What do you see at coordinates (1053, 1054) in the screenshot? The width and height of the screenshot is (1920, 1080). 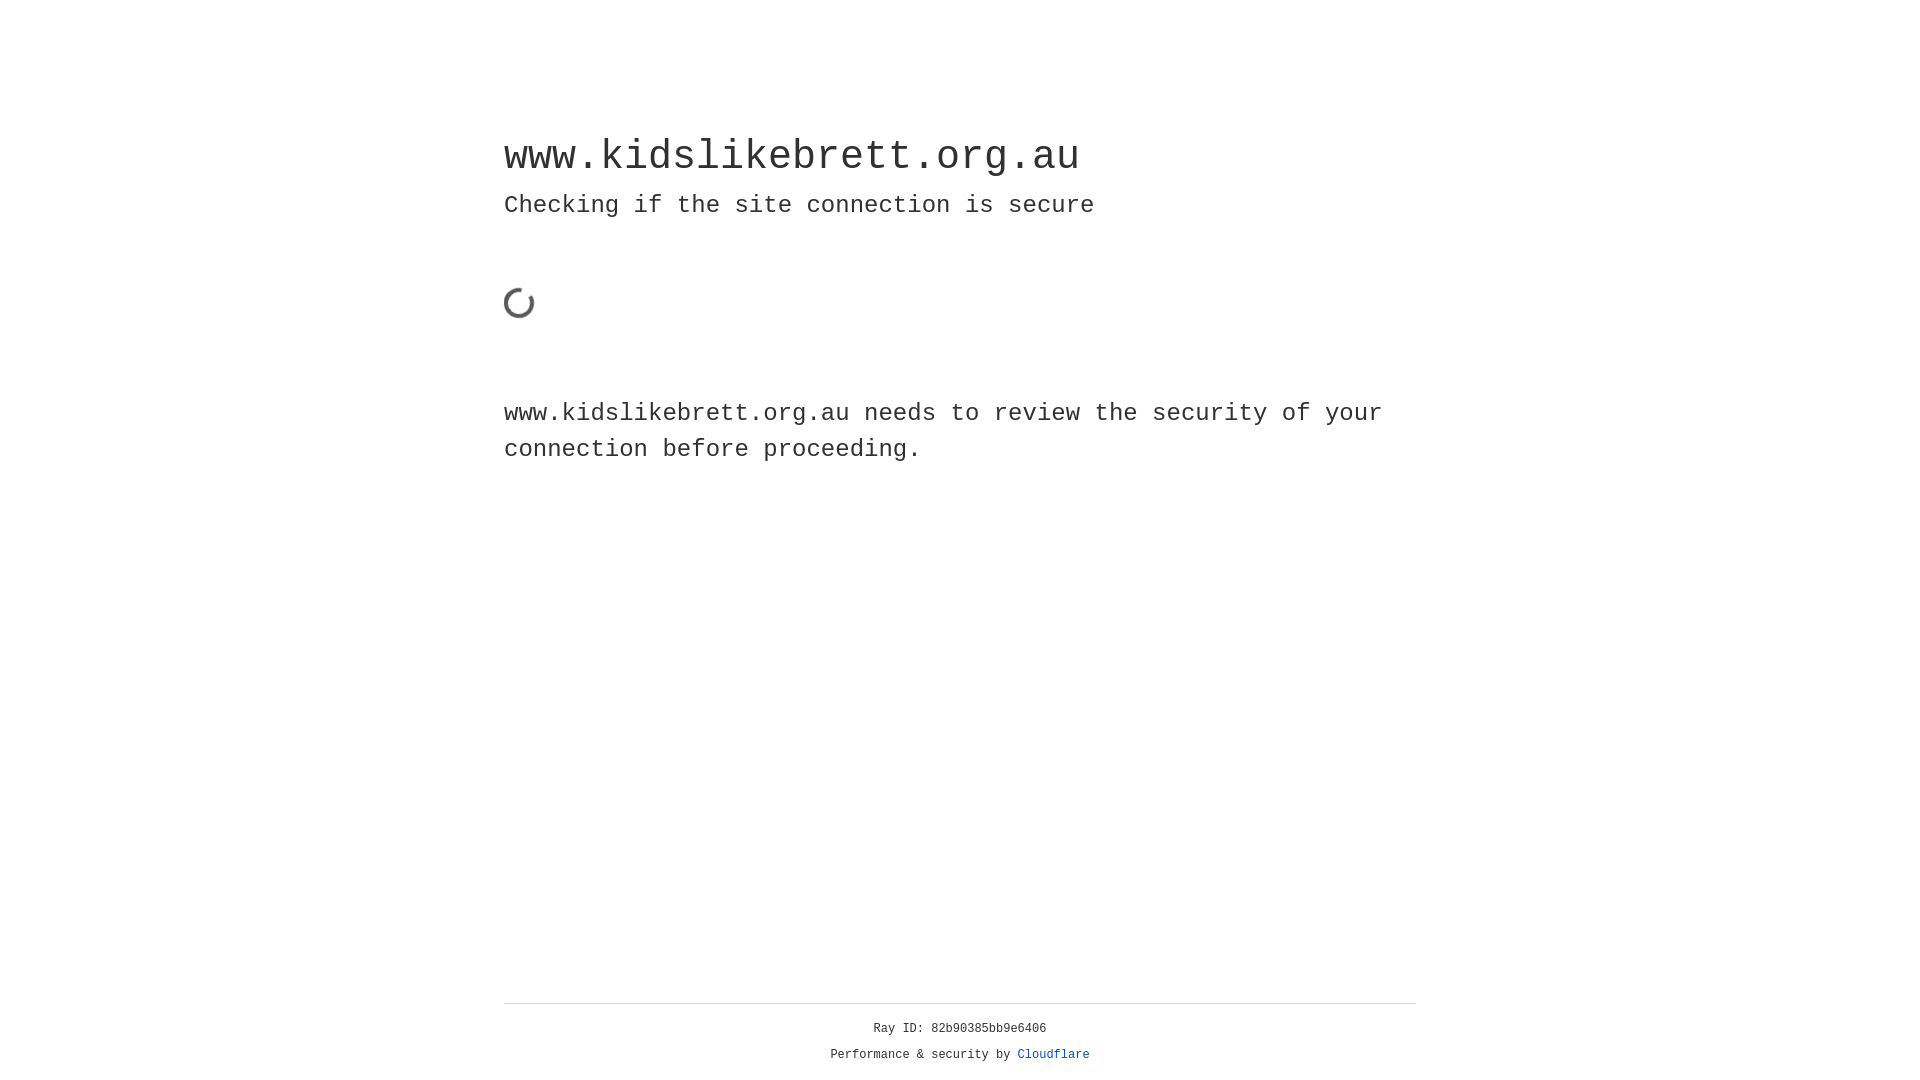 I see `'Cloudflare'` at bounding box center [1053, 1054].